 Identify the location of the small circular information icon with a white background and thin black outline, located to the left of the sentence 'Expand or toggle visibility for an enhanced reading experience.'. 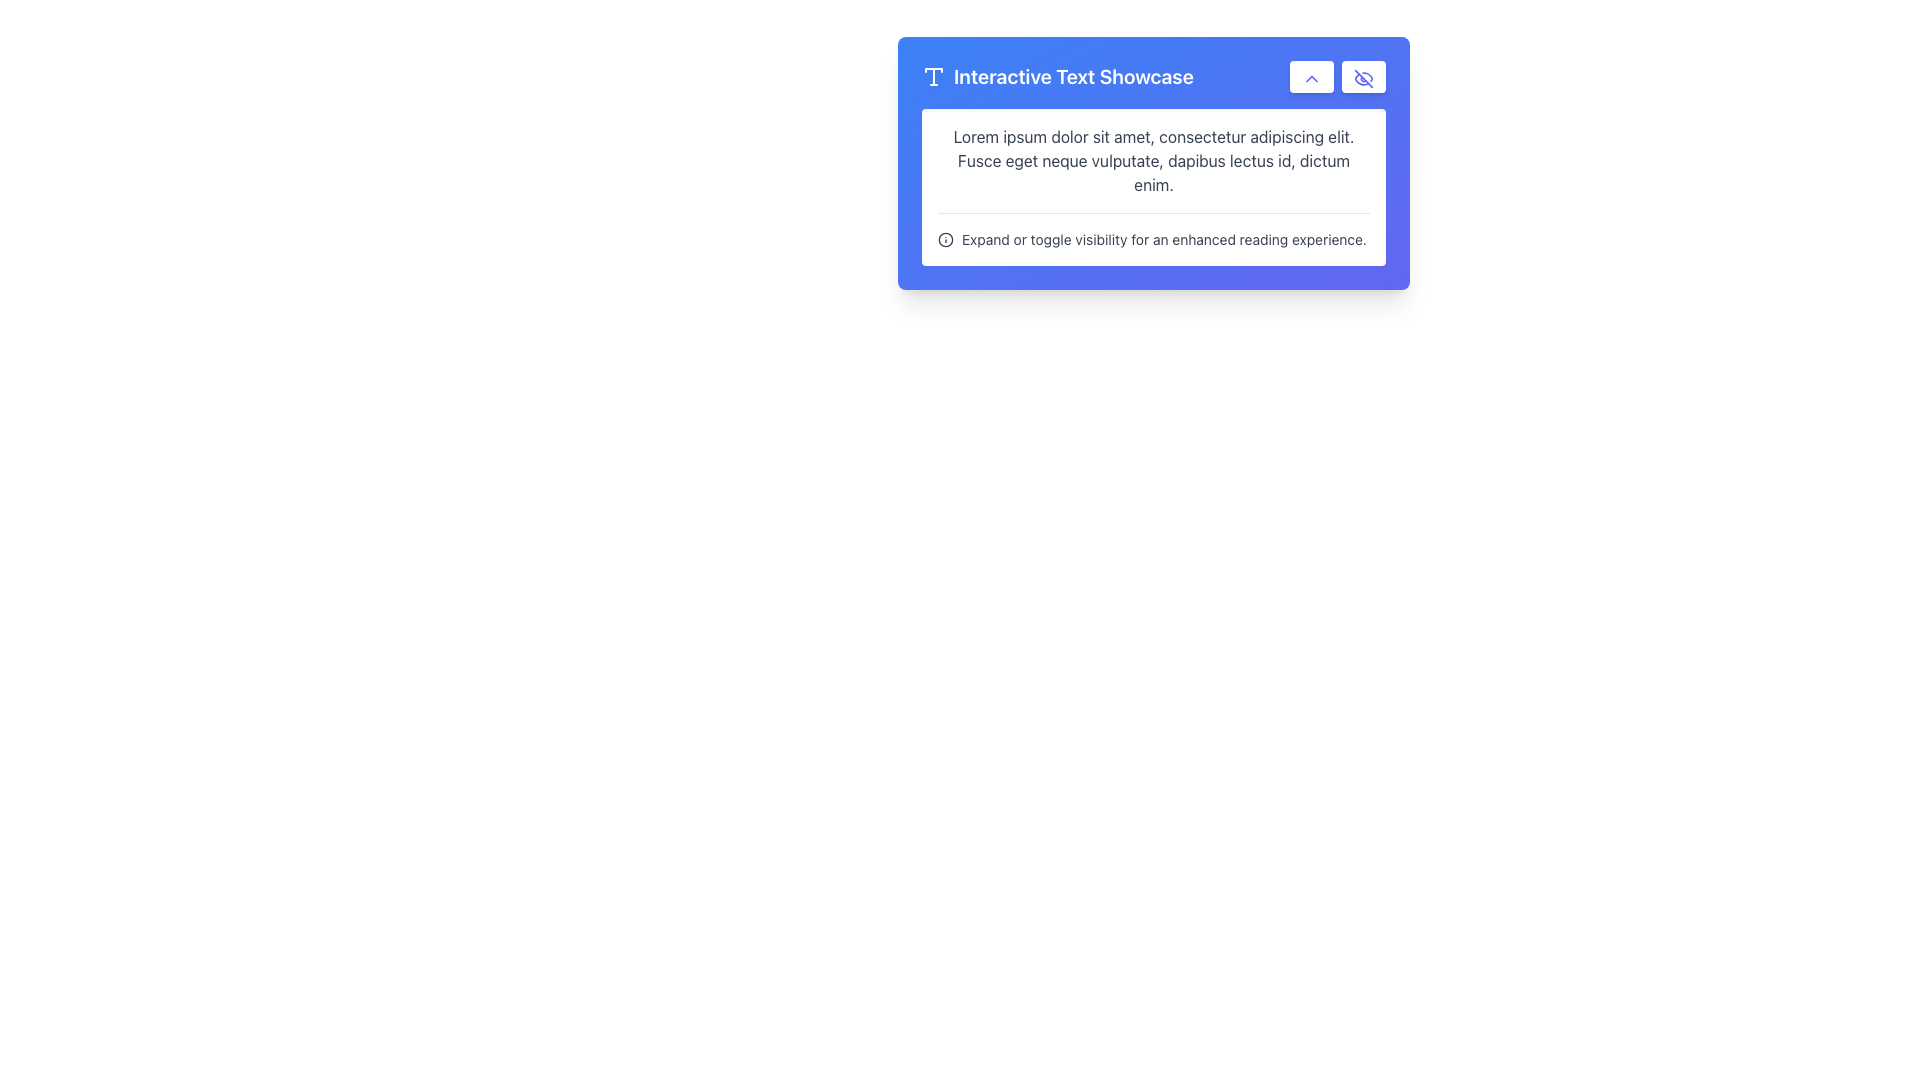
(944, 238).